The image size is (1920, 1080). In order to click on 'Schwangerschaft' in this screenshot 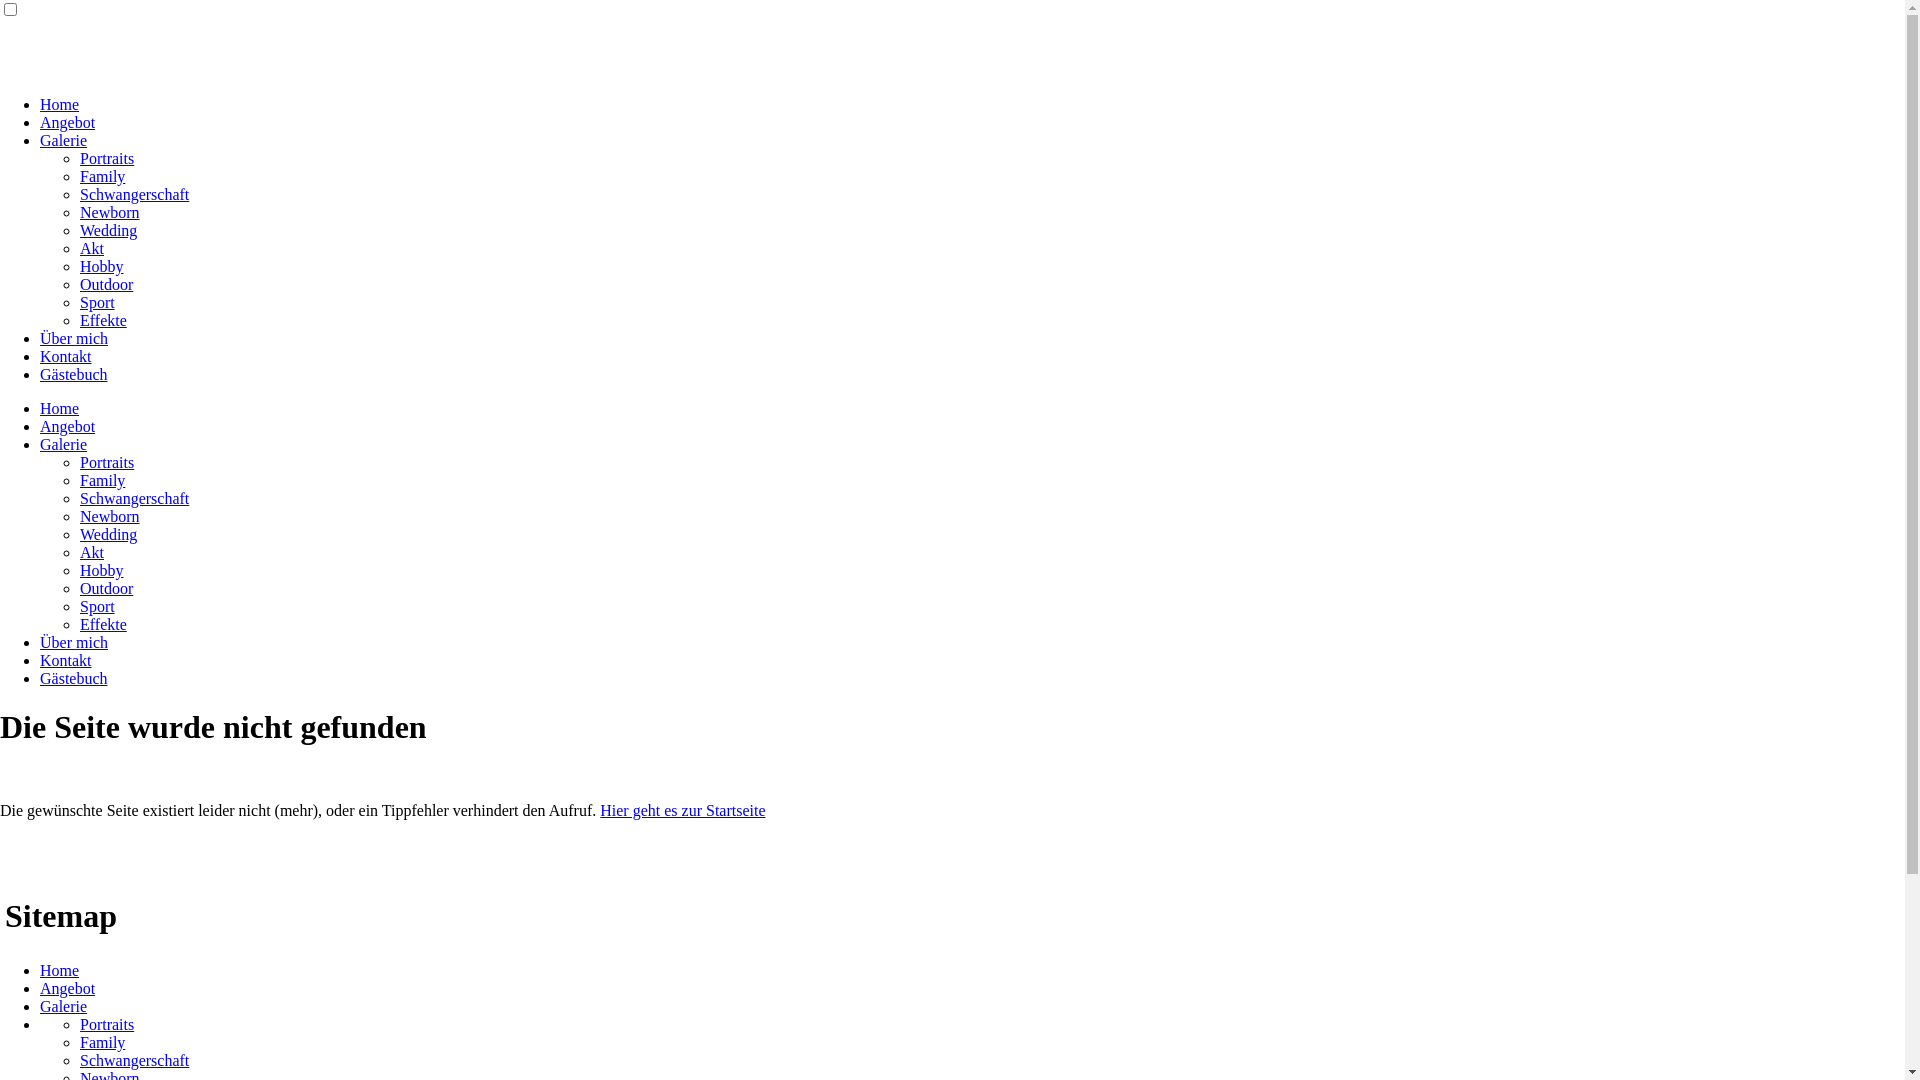, I will do `click(133, 497)`.